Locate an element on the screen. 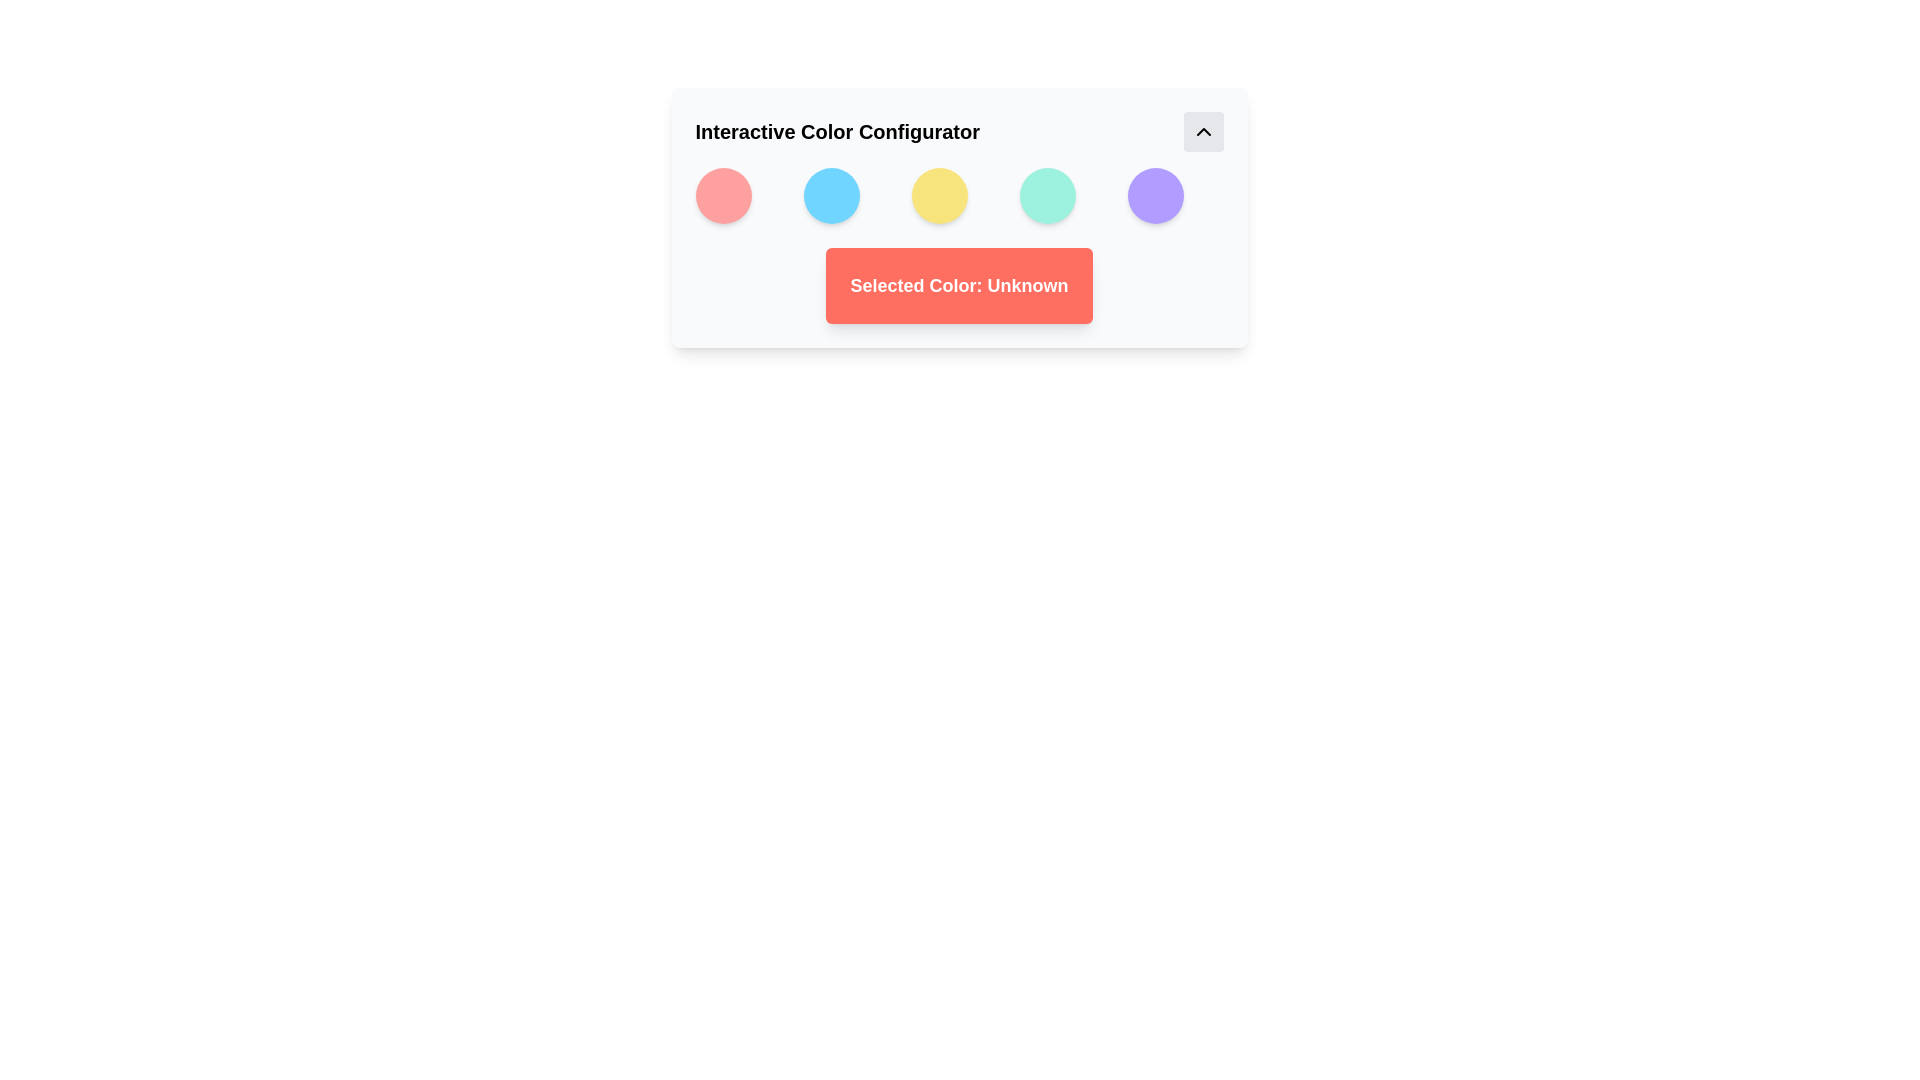 This screenshot has width=1920, height=1080. the yellow color selection button in the Interactive Color Configurator is located at coordinates (938, 196).